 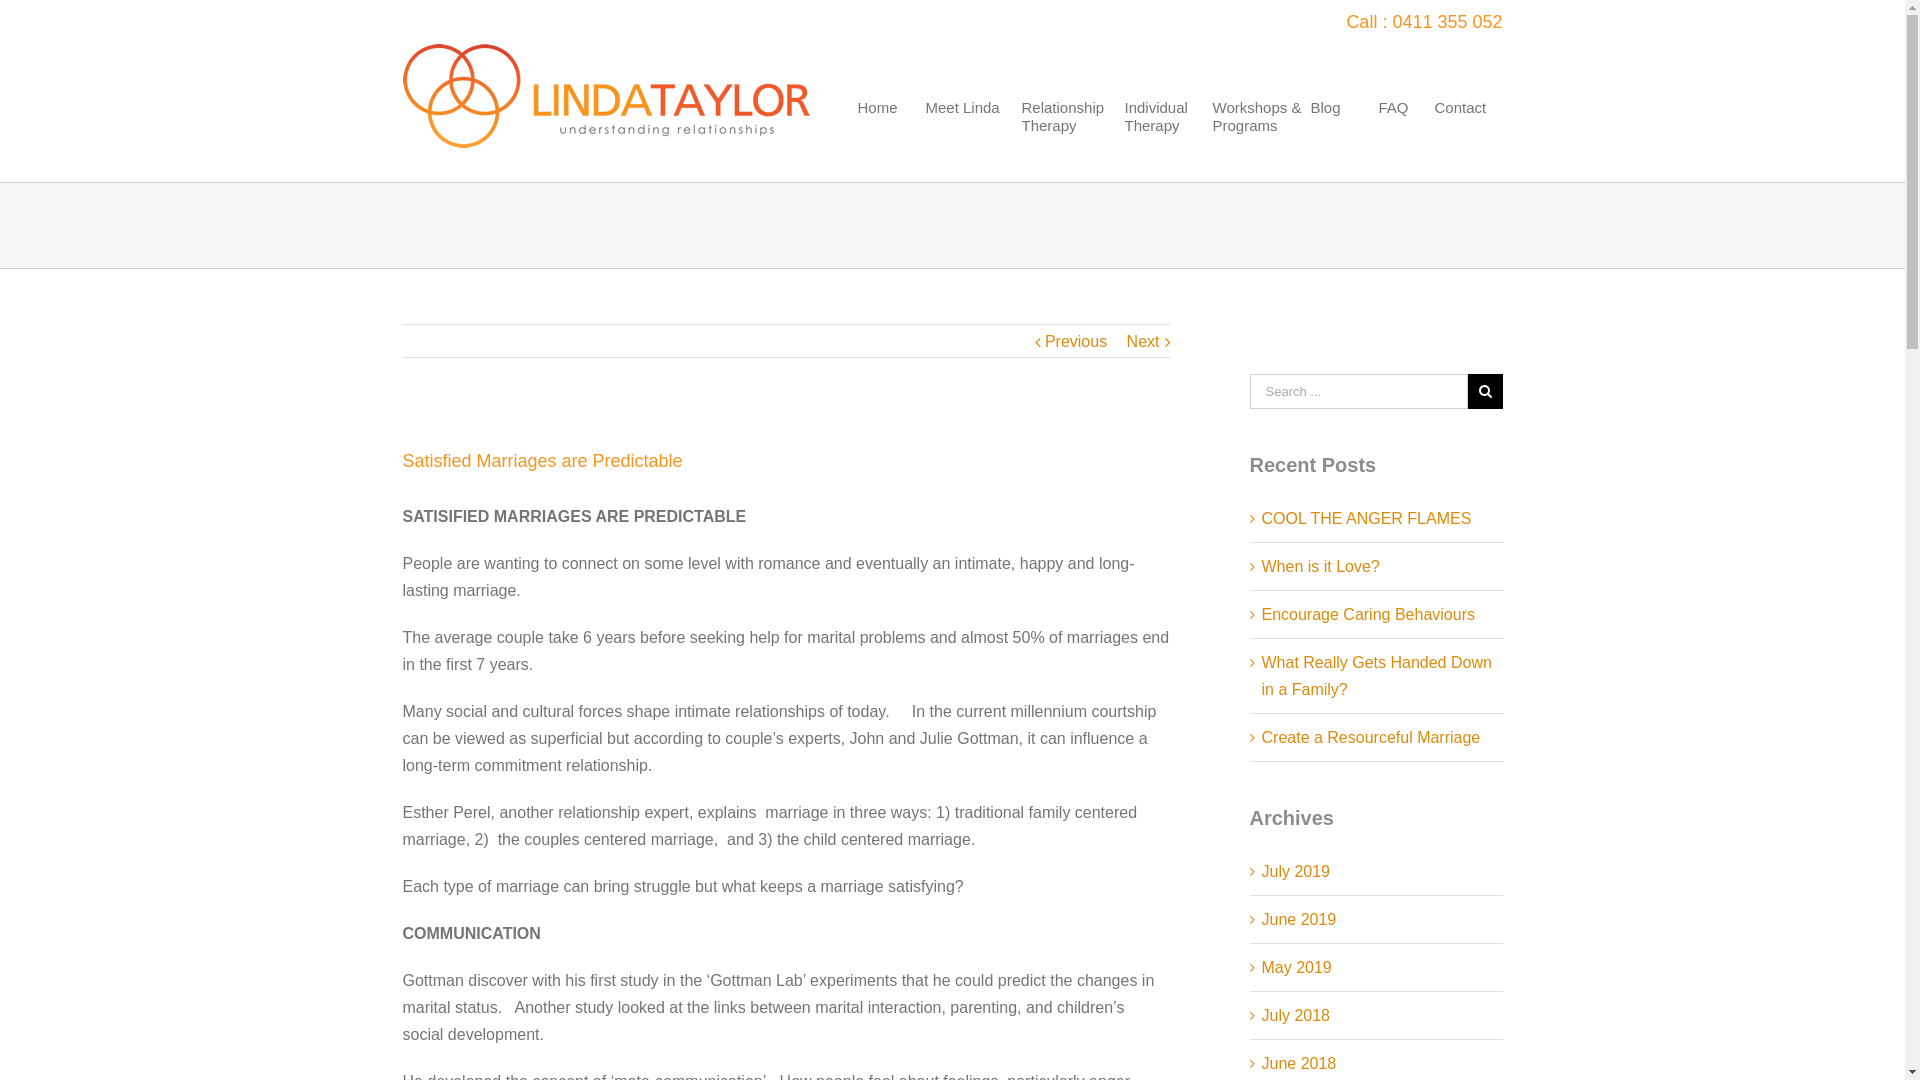 I want to click on 'Create a Resourceful Marriage', so click(x=1370, y=737).